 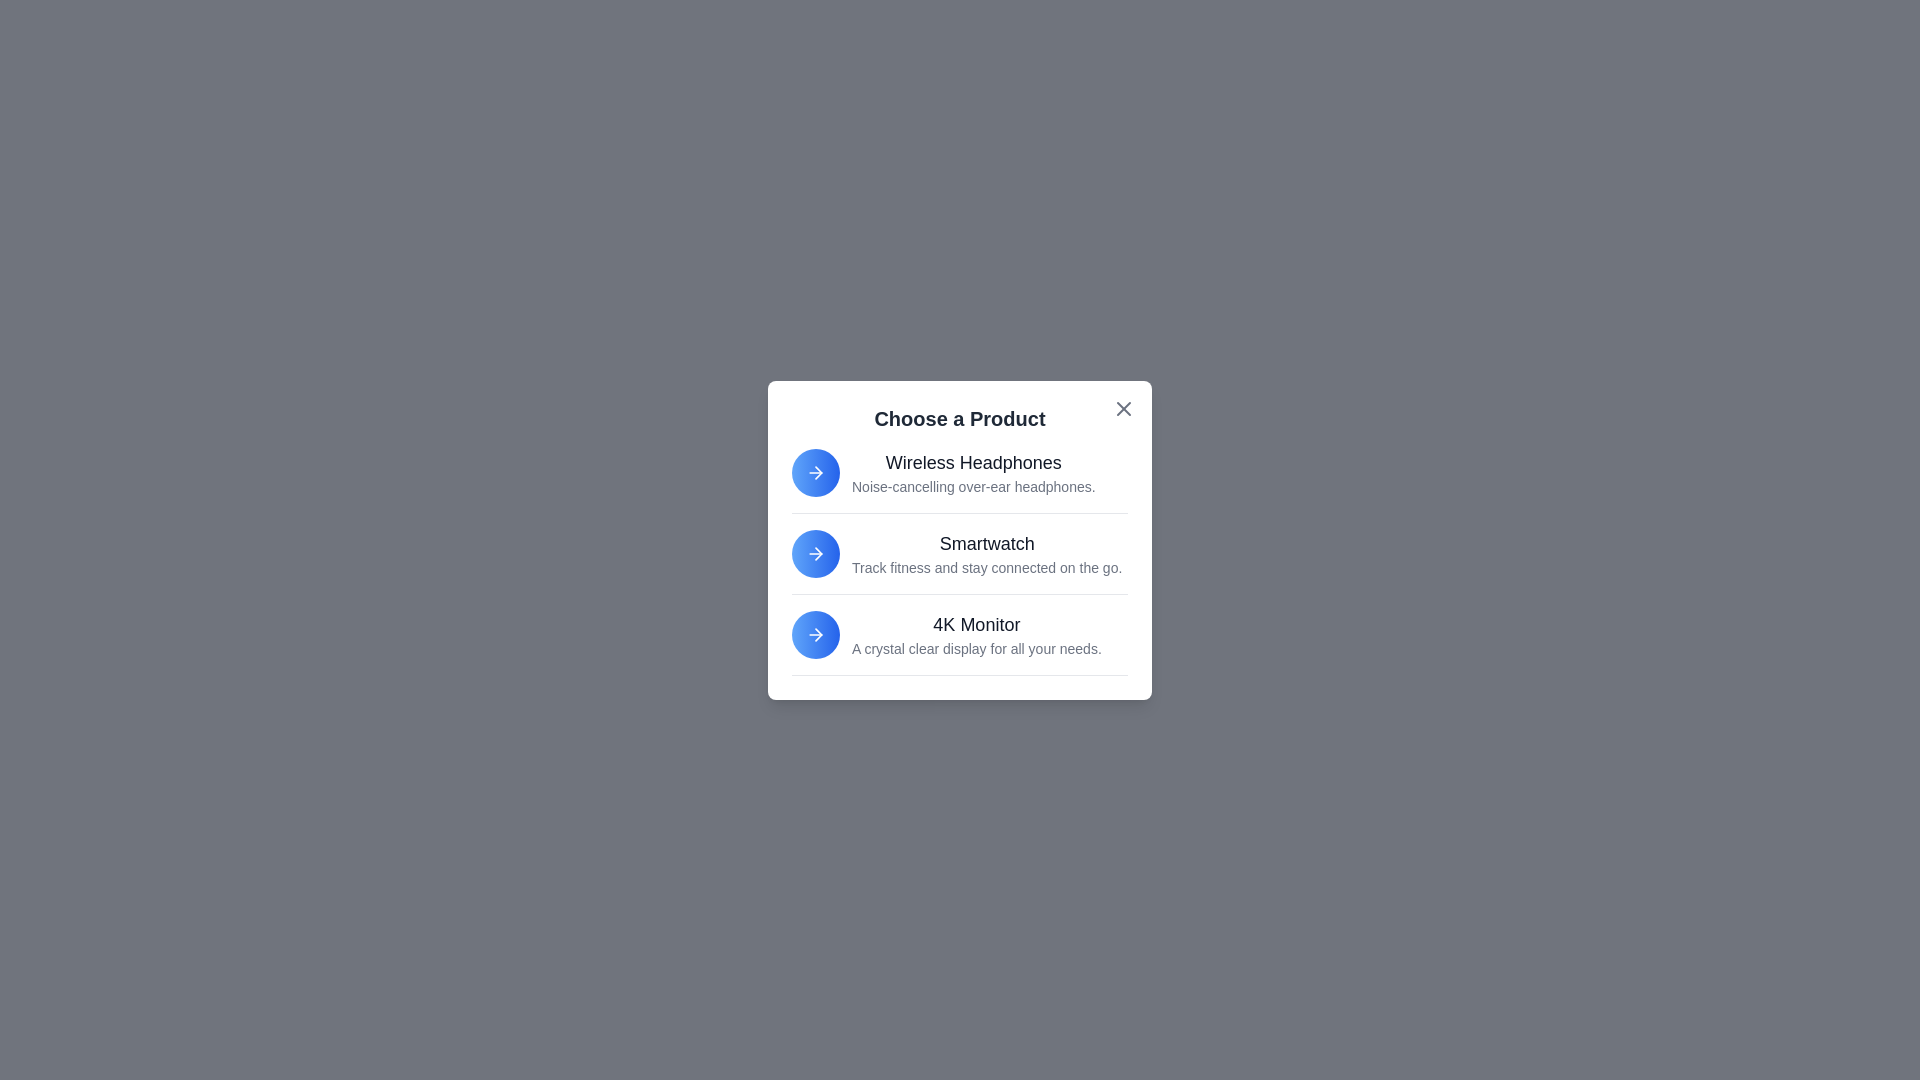 What do you see at coordinates (816, 634) in the screenshot?
I see `the button associated with the product 4K Monitor` at bounding box center [816, 634].